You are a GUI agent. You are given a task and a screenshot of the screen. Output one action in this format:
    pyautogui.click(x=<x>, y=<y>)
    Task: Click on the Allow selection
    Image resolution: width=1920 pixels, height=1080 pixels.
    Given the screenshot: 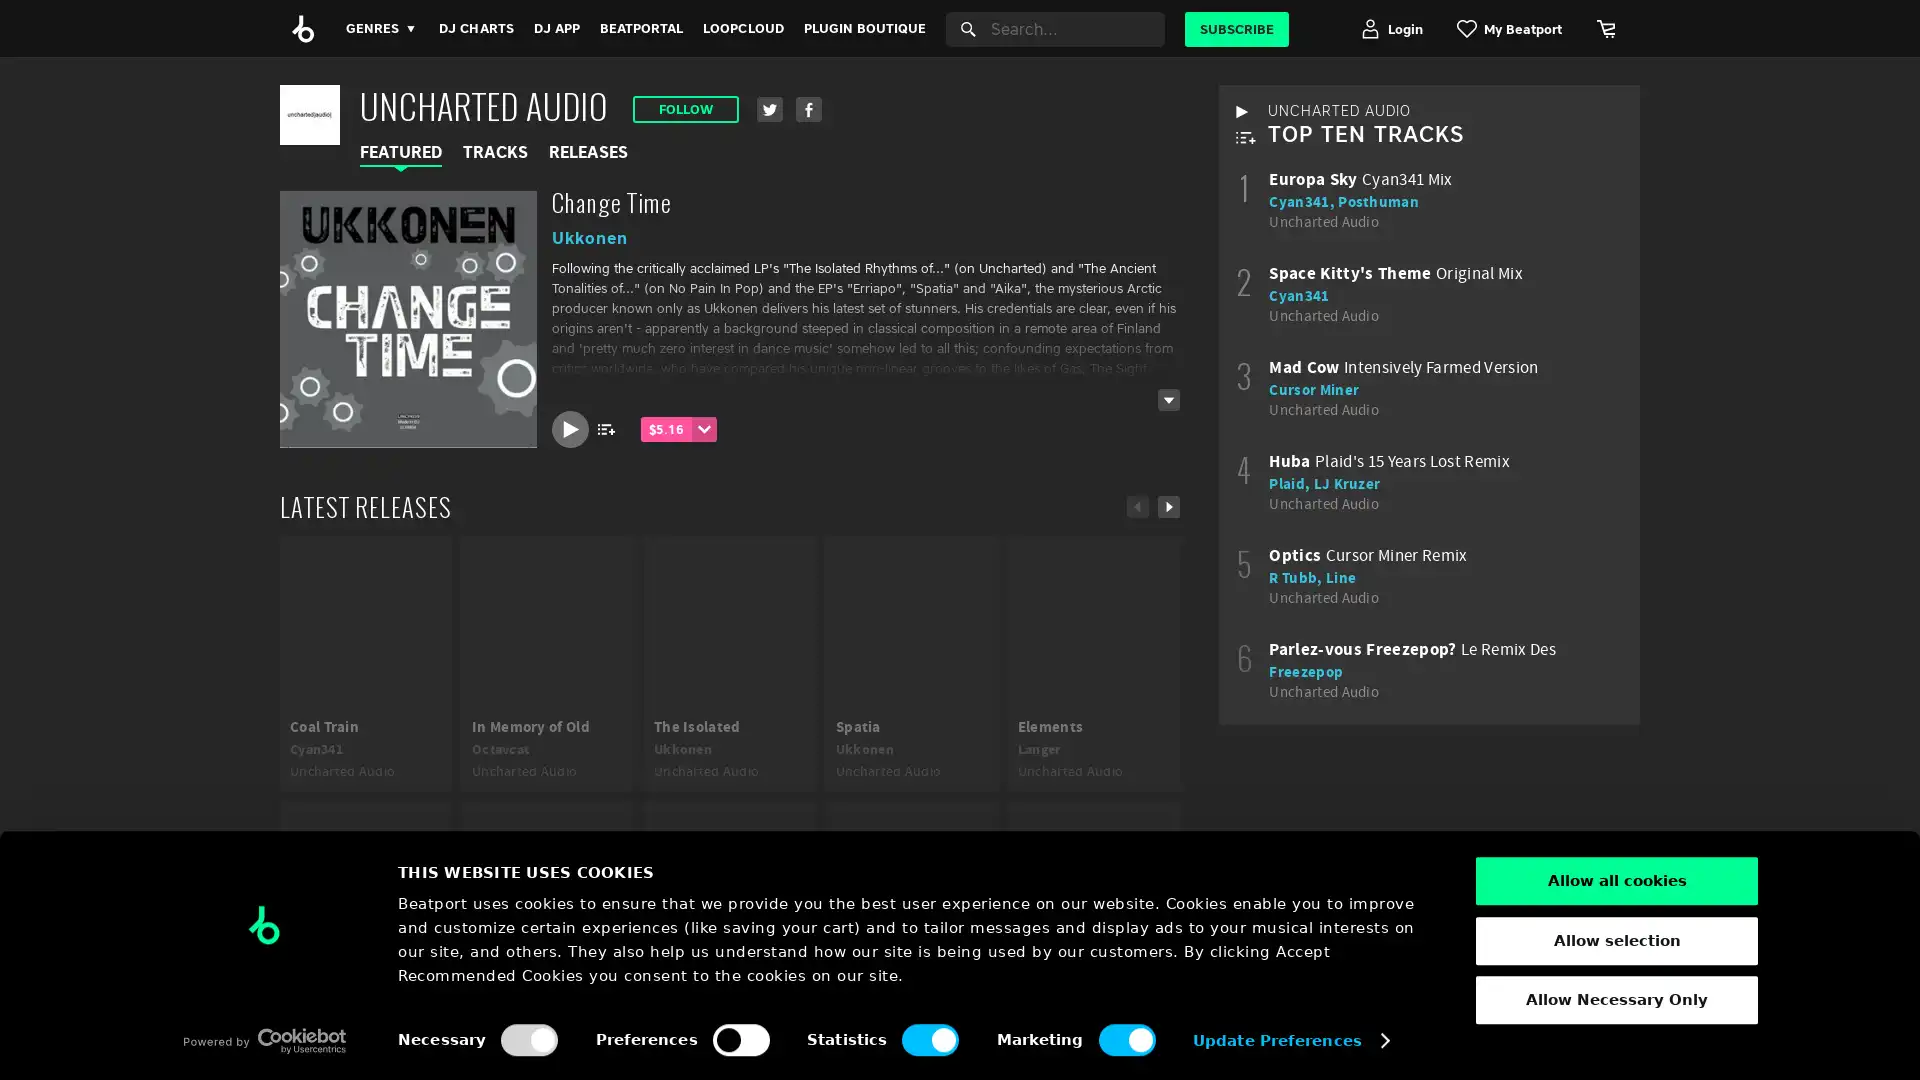 What is the action you would take?
    pyautogui.click(x=1617, y=940)
    